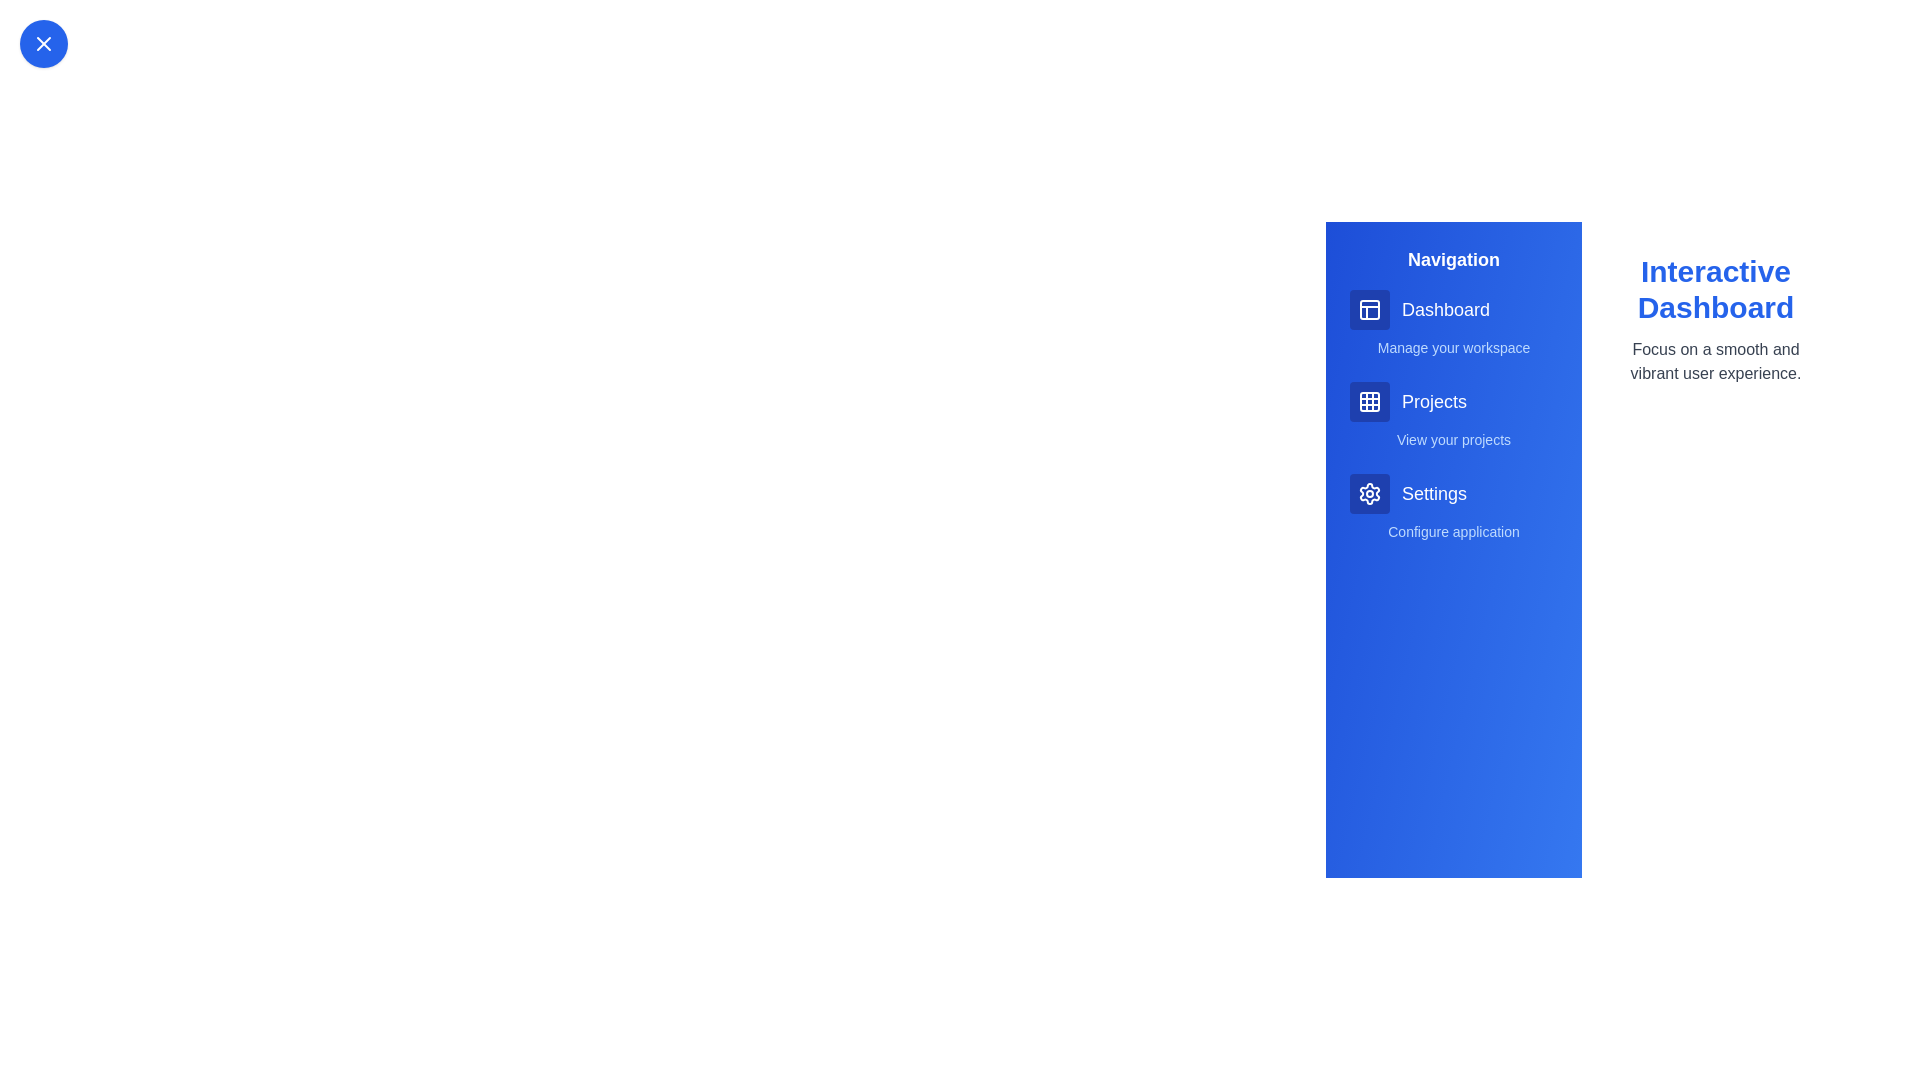 The height and width of the screenshot is (1080, 1920). What do you see at coordinates (43, 43) in the screenshot?
I see `the button with the X icon to toggle the navigation drawer` at bounding box center [43, 43].